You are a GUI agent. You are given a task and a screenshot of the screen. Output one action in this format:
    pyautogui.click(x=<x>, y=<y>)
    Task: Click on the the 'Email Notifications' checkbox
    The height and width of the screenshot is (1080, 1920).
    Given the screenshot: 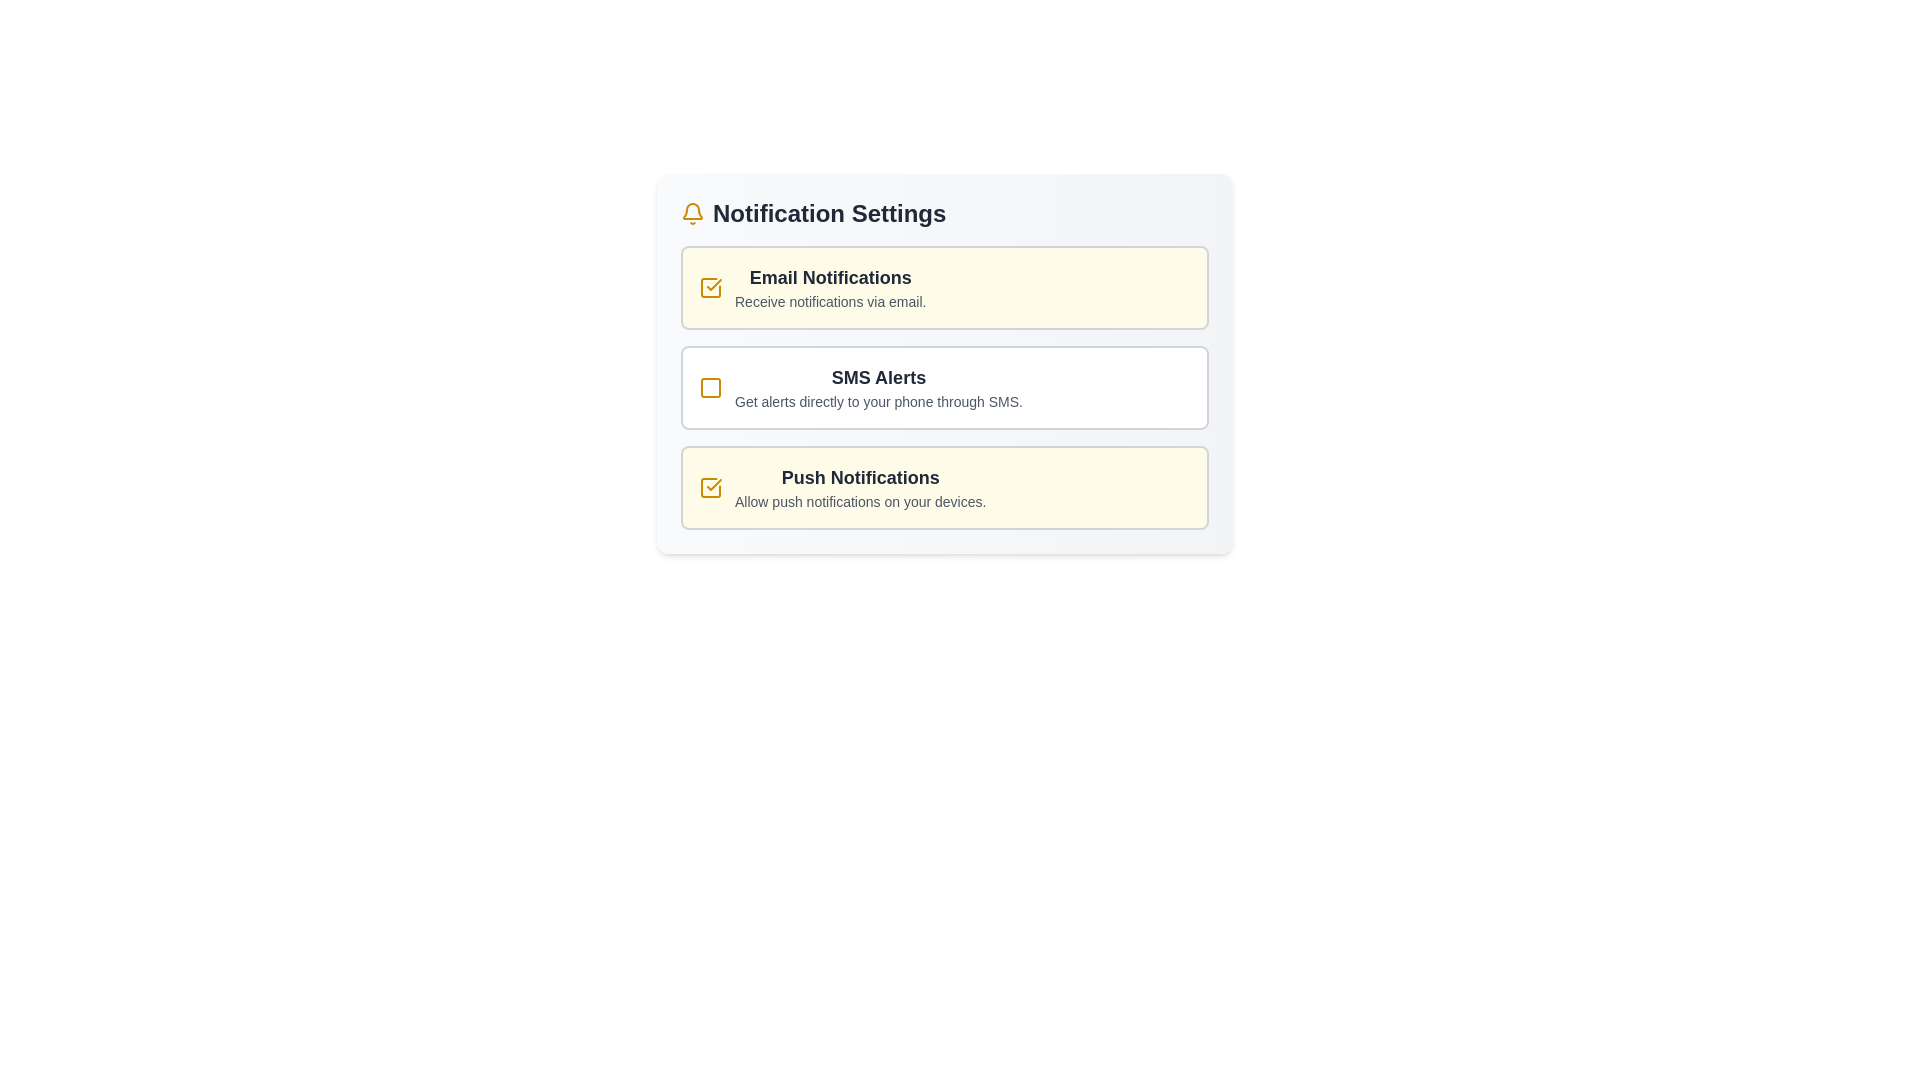 What is the action you would take?
    pyautogui.click(x=710, y=288)
    